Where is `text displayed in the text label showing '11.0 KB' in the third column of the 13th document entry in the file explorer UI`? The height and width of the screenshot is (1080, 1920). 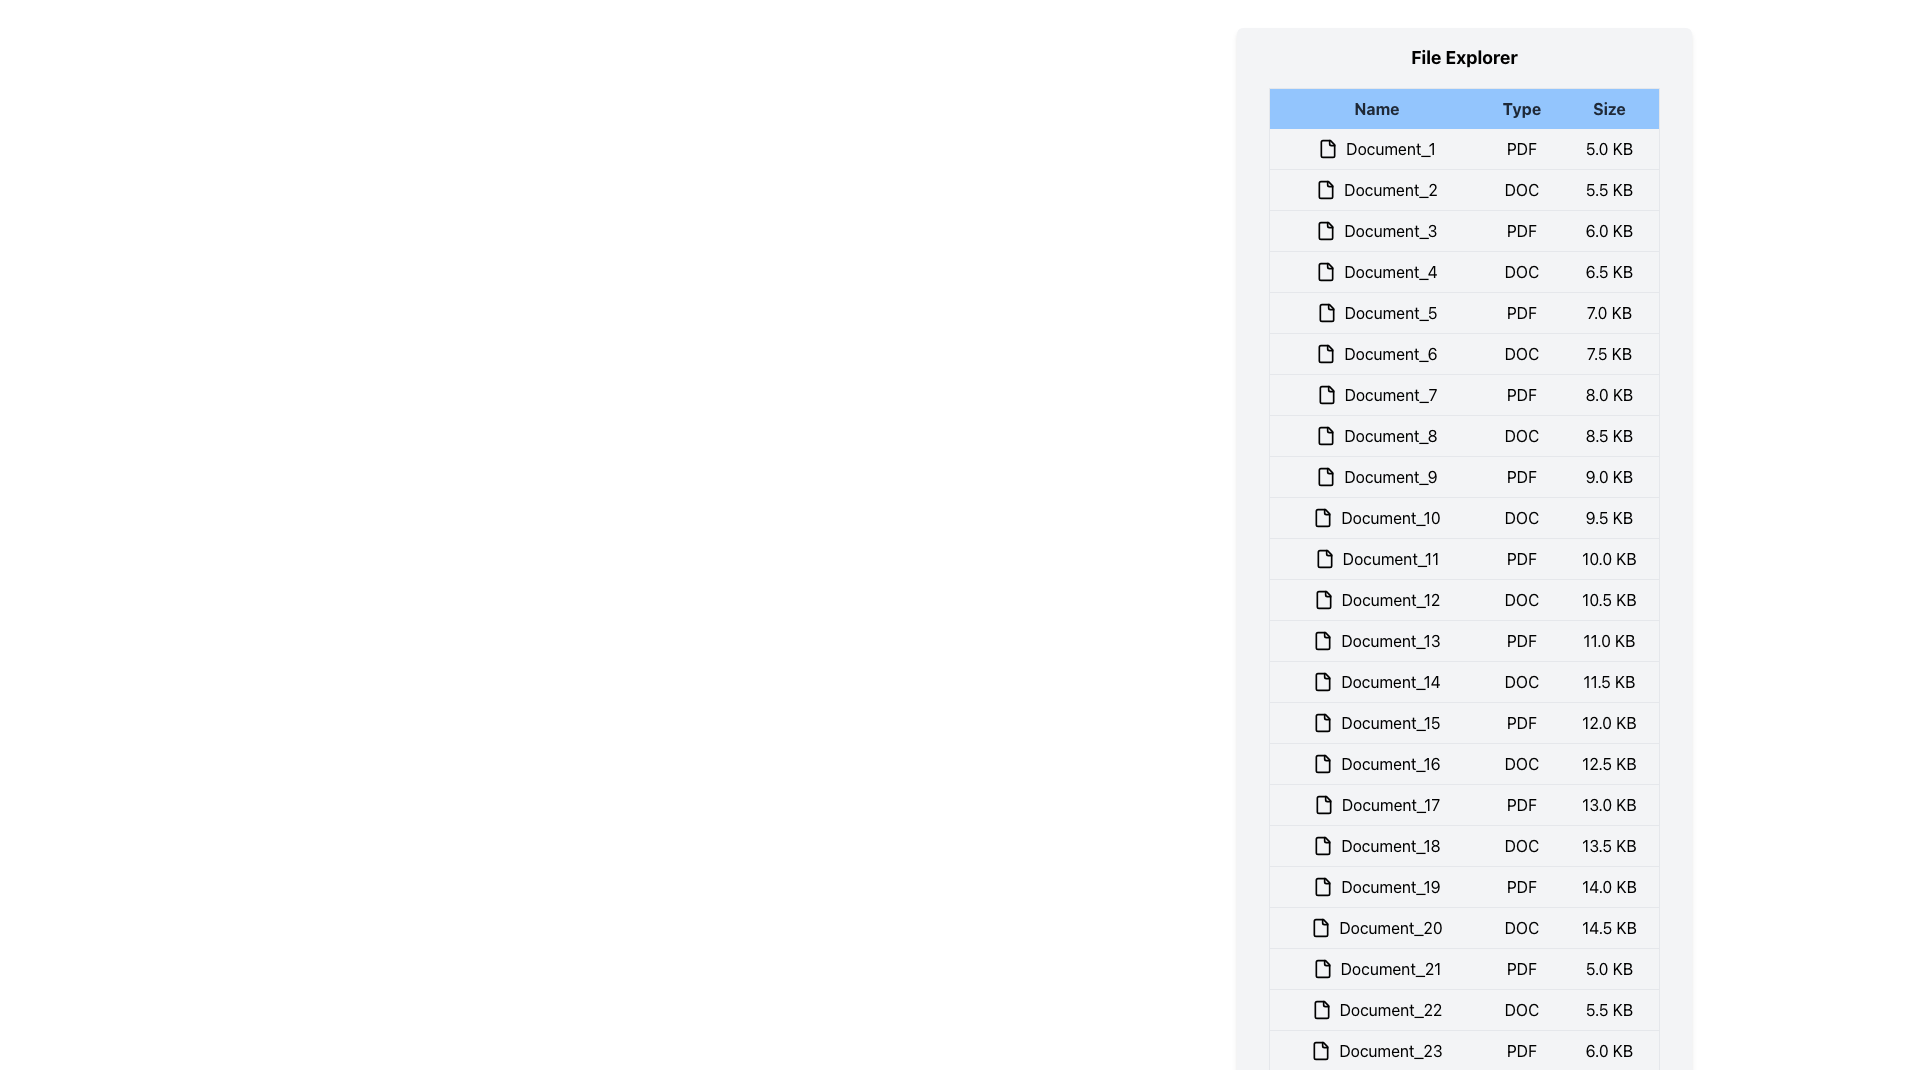
text displayed in the text label showing '11.0 KB' in the third column of the 13th document entry in the file explorer UI is located at coordinates (1609, 640).